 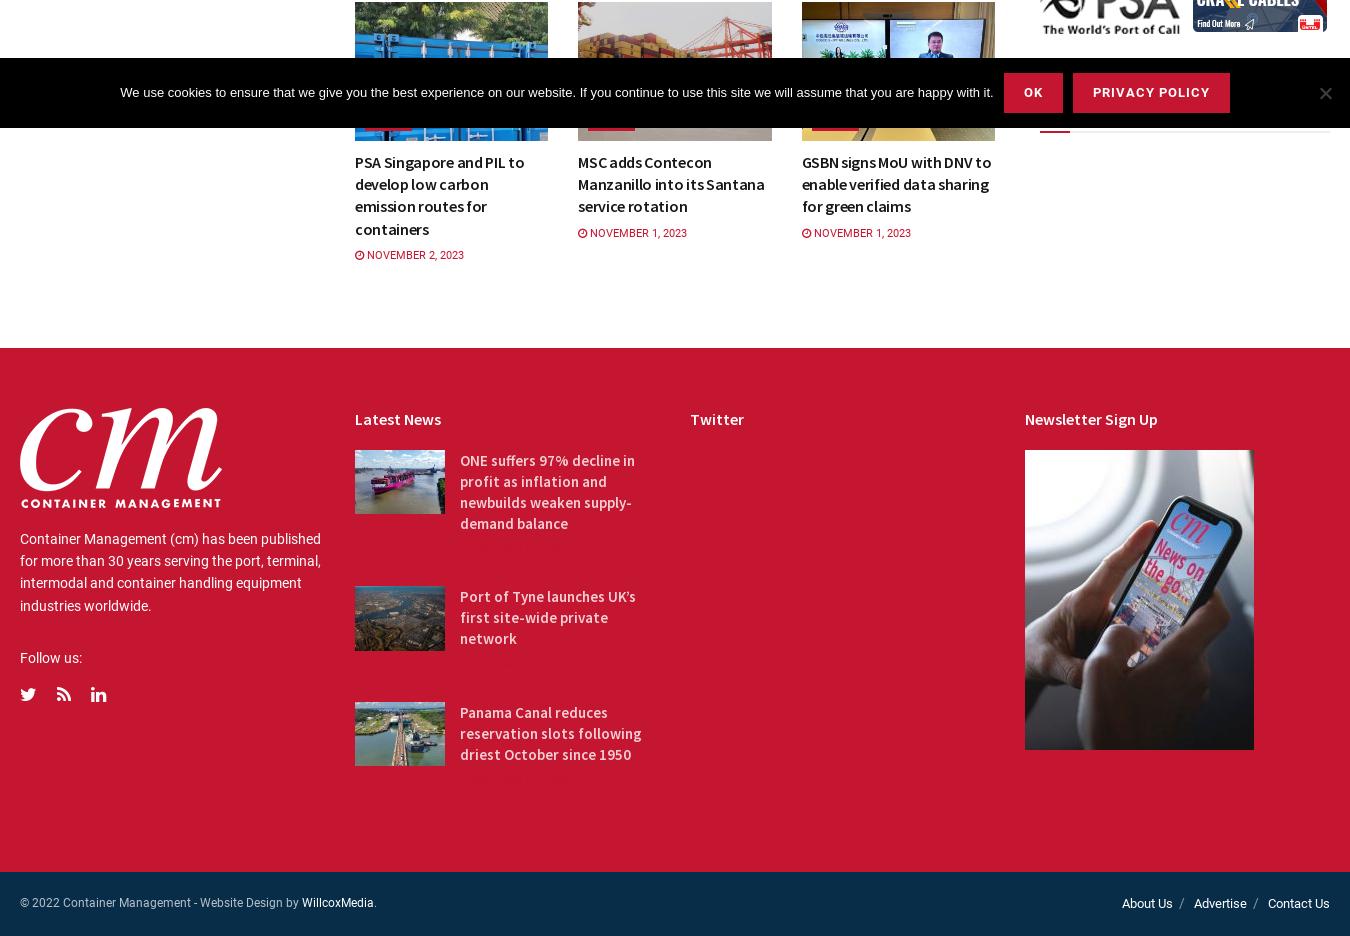 I want to click on 'Twitter', so click(x=715, y=417).